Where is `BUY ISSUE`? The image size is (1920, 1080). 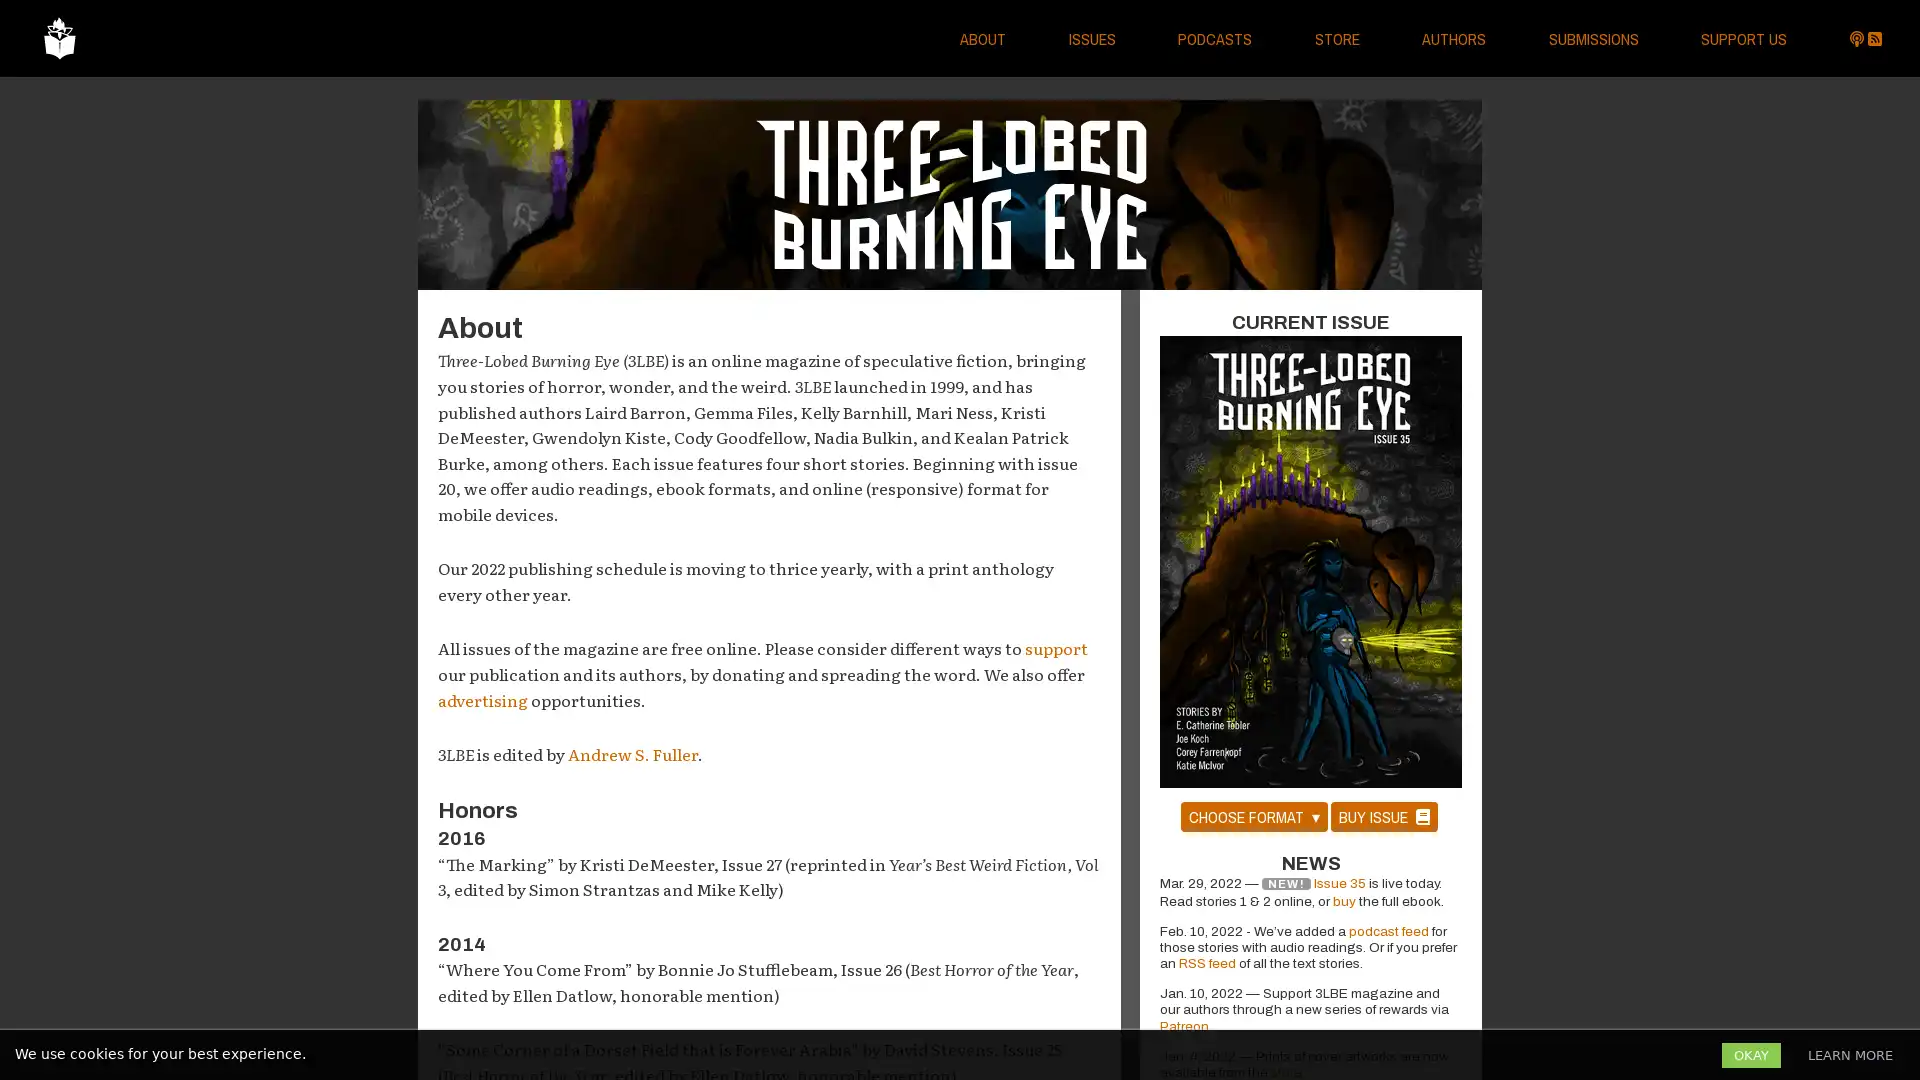 BUY ISSUE is located at coordinates (1382, 816).